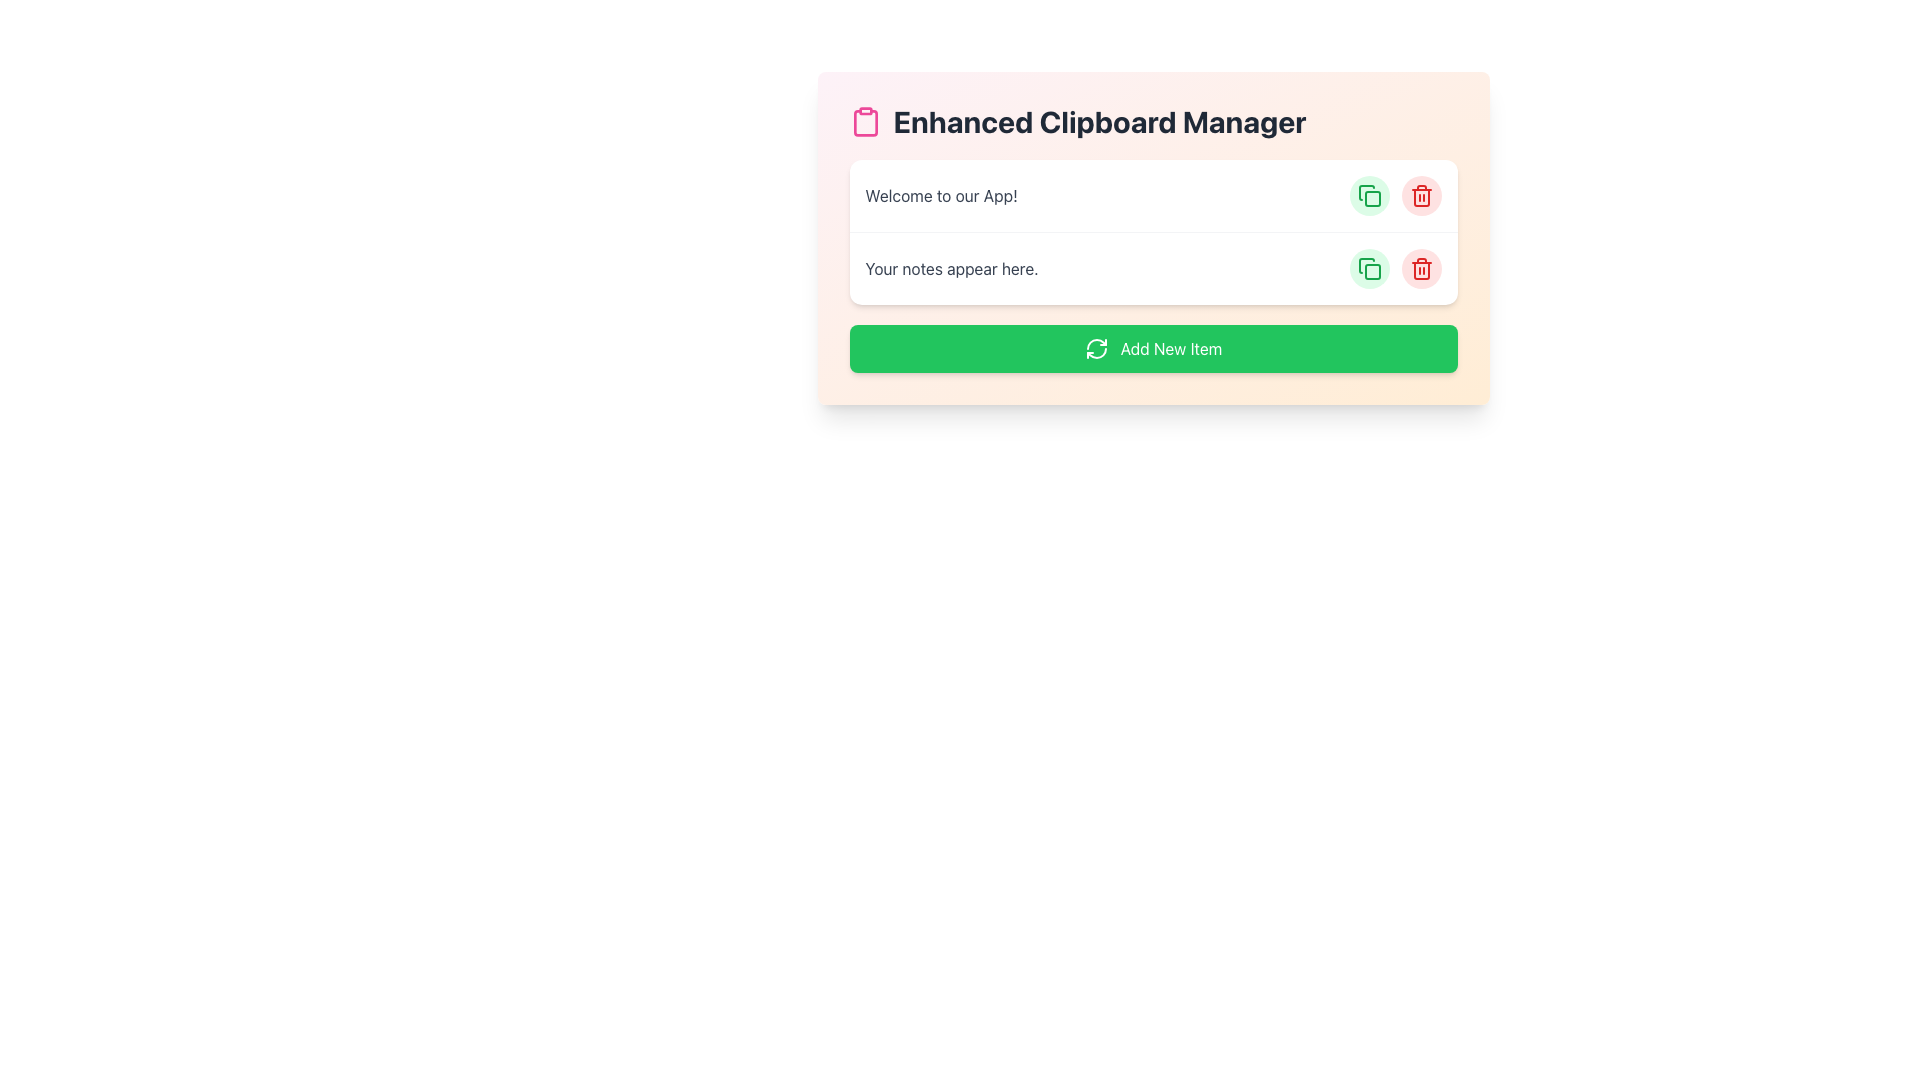  Describe the element at coordinates (1368, 196) in the screenshot. I see `the first button in the horizontal arrangement, which is likely for copying or duplicating content` at that location.